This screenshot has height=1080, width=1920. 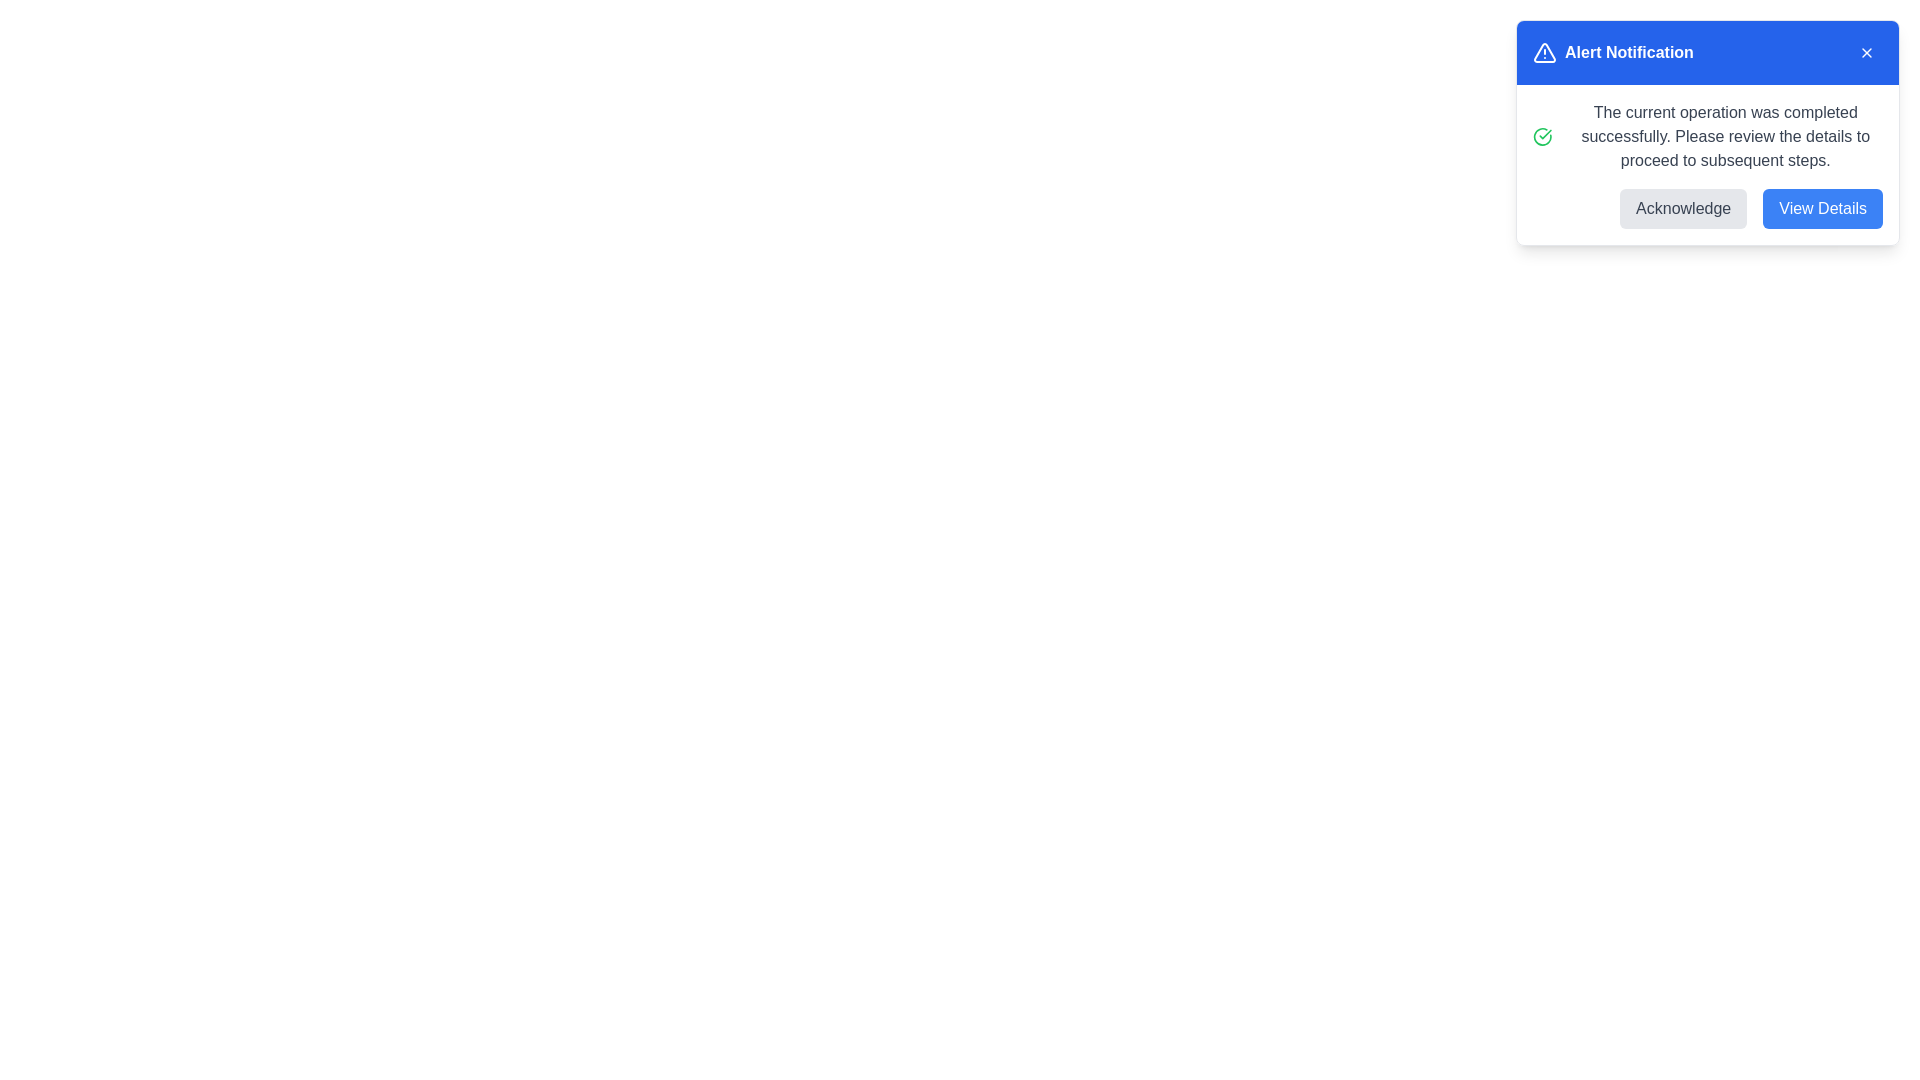 I want to click on the close button with an icon located in the top-right corner of the blue notification header bar, so click(x=1866, y=52).